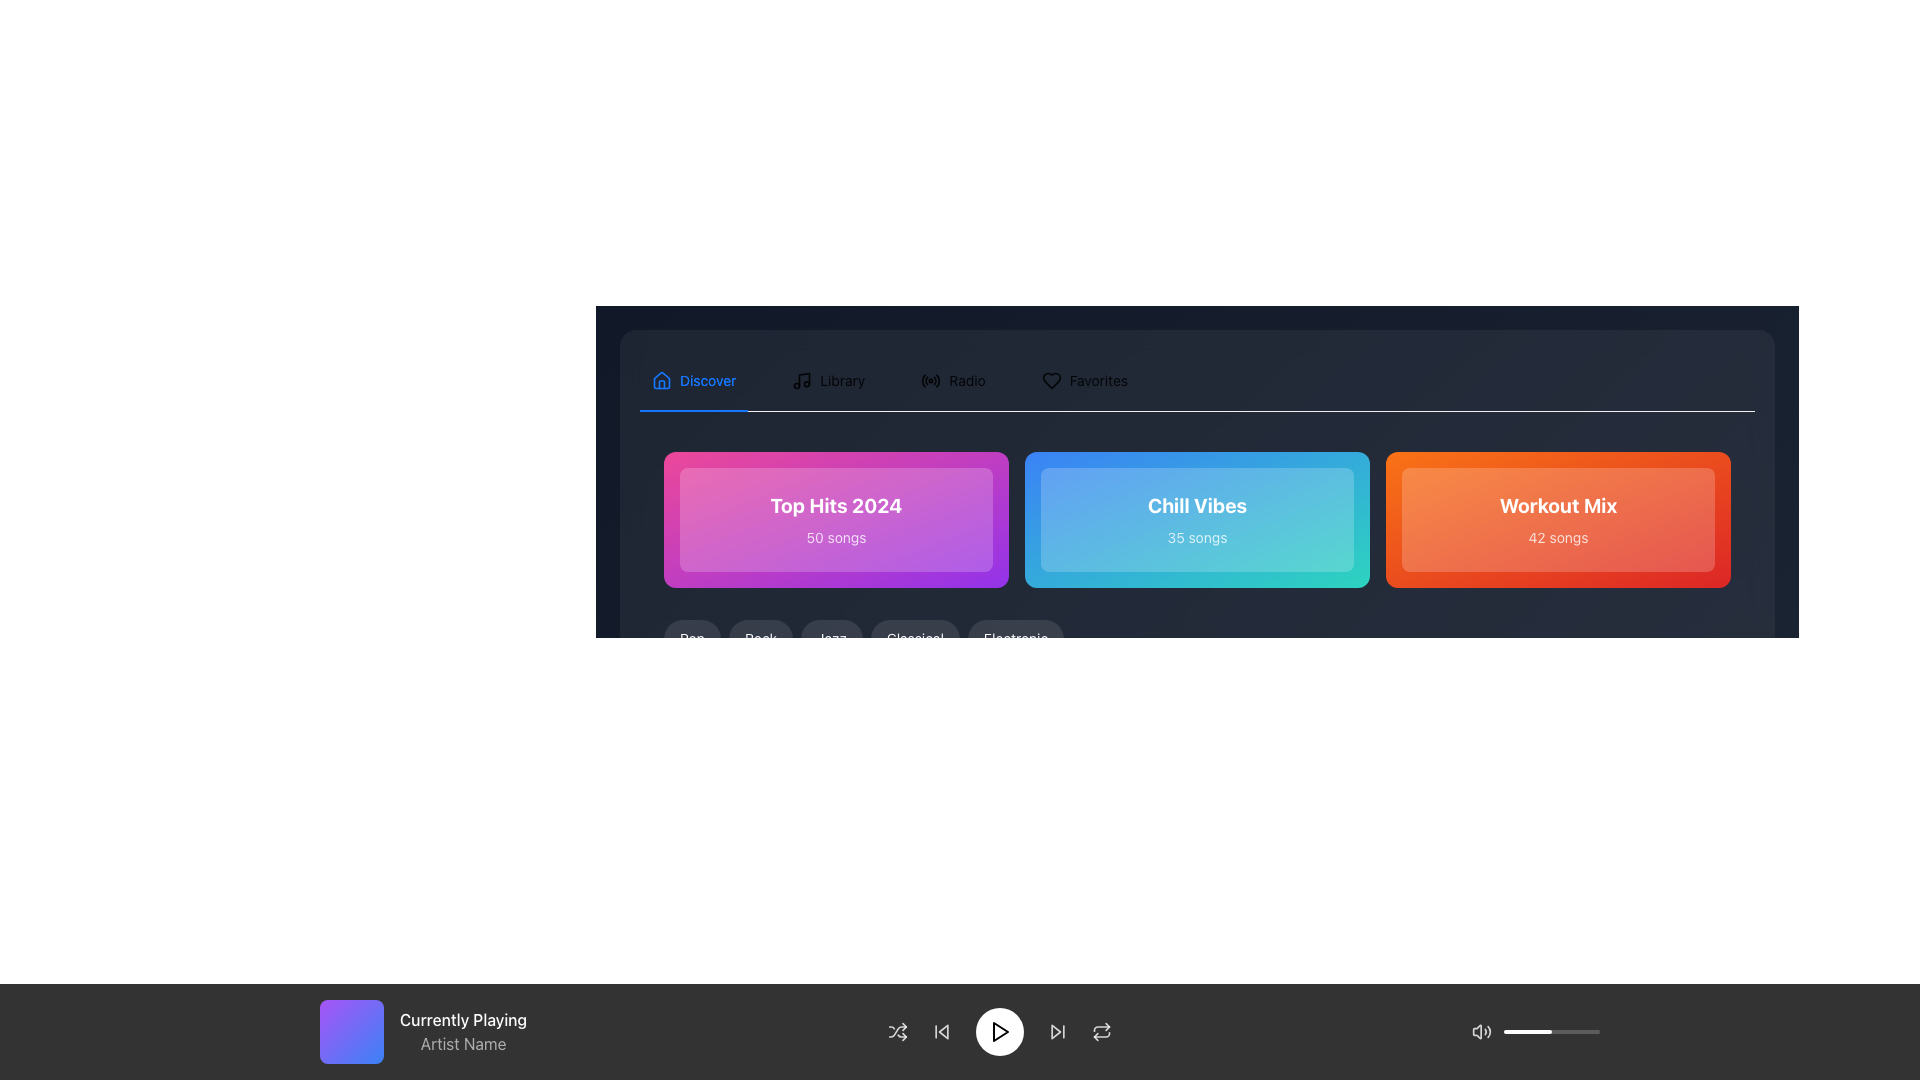 The height and width of the screenshot is (1080, 1920). Describe the element at coordinates (1538, 1032) in the screenshot. I see `the slider position` at that location.